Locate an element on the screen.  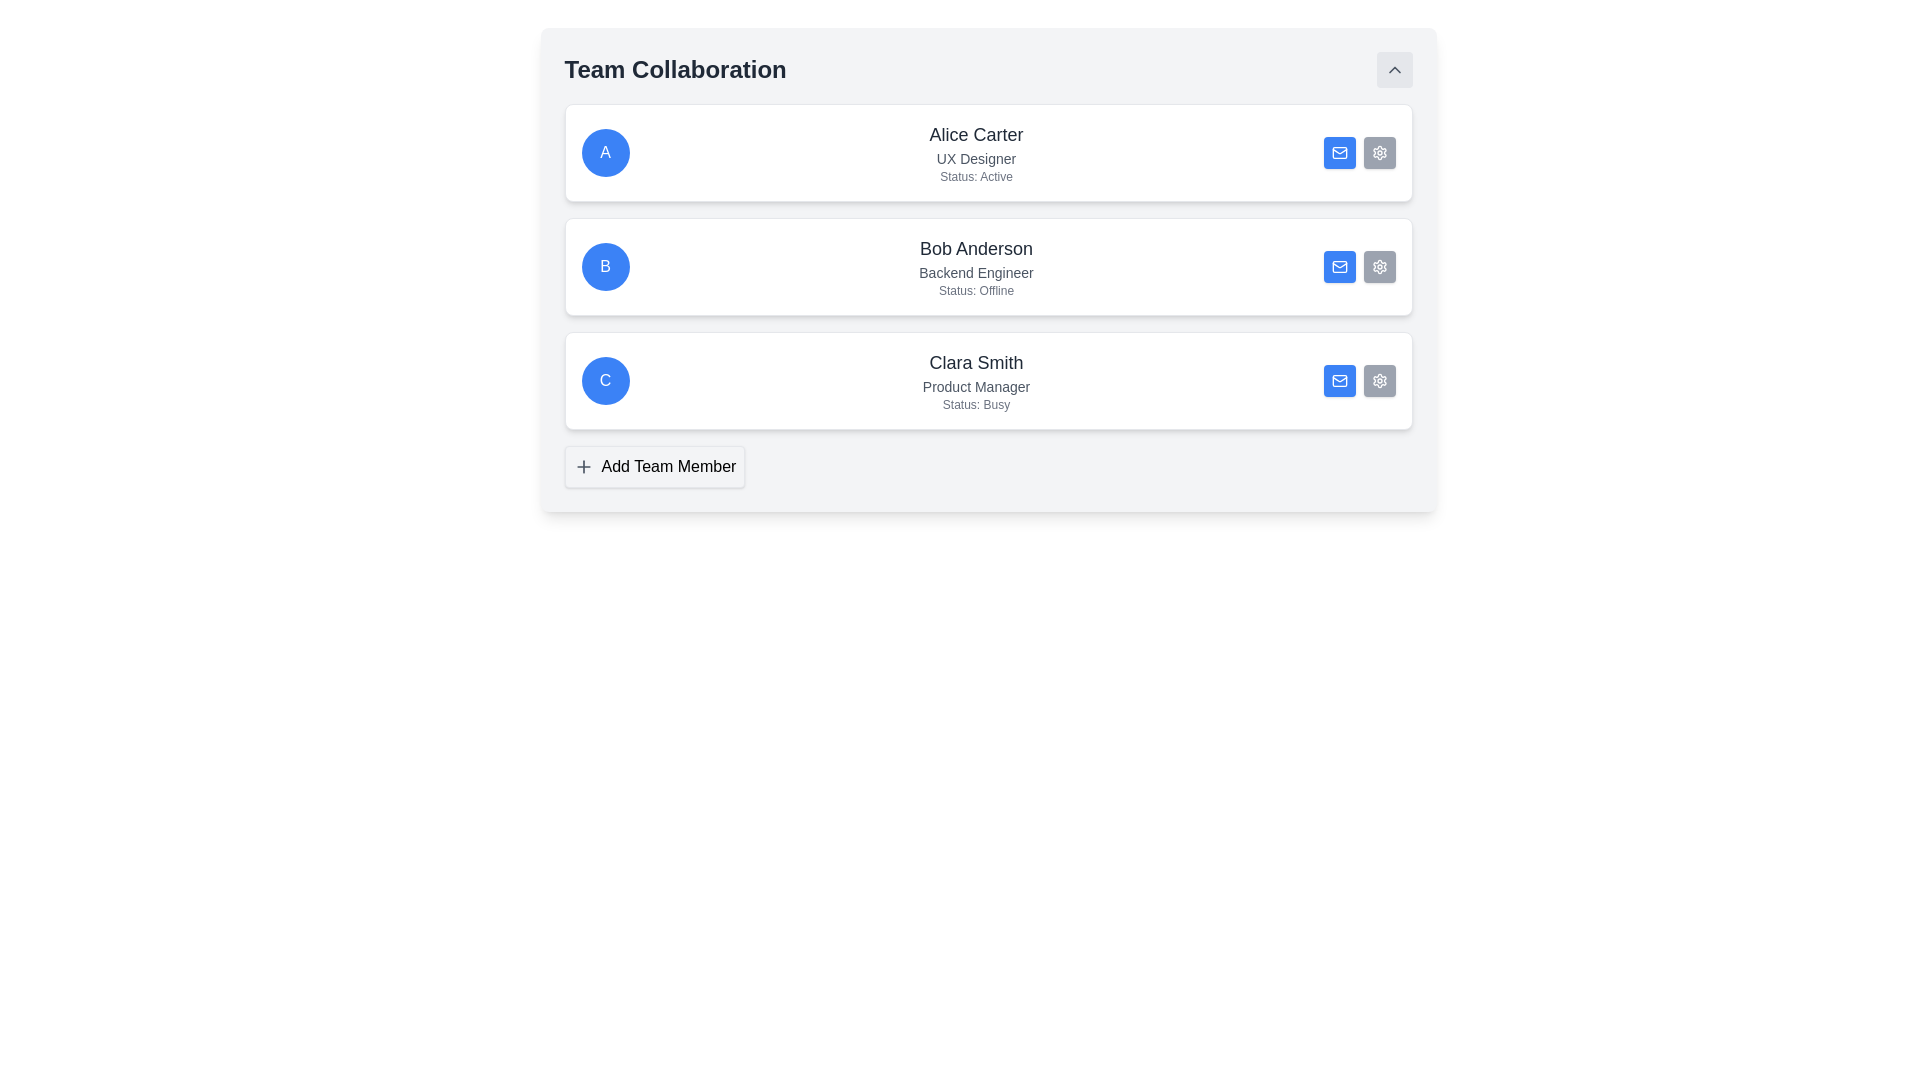
displayed information from the Information Display element that shows the name, role, and current availability status of a team member, located in the third card of a vertical stack in the collaboration interface is located at coordinates (976, 381).